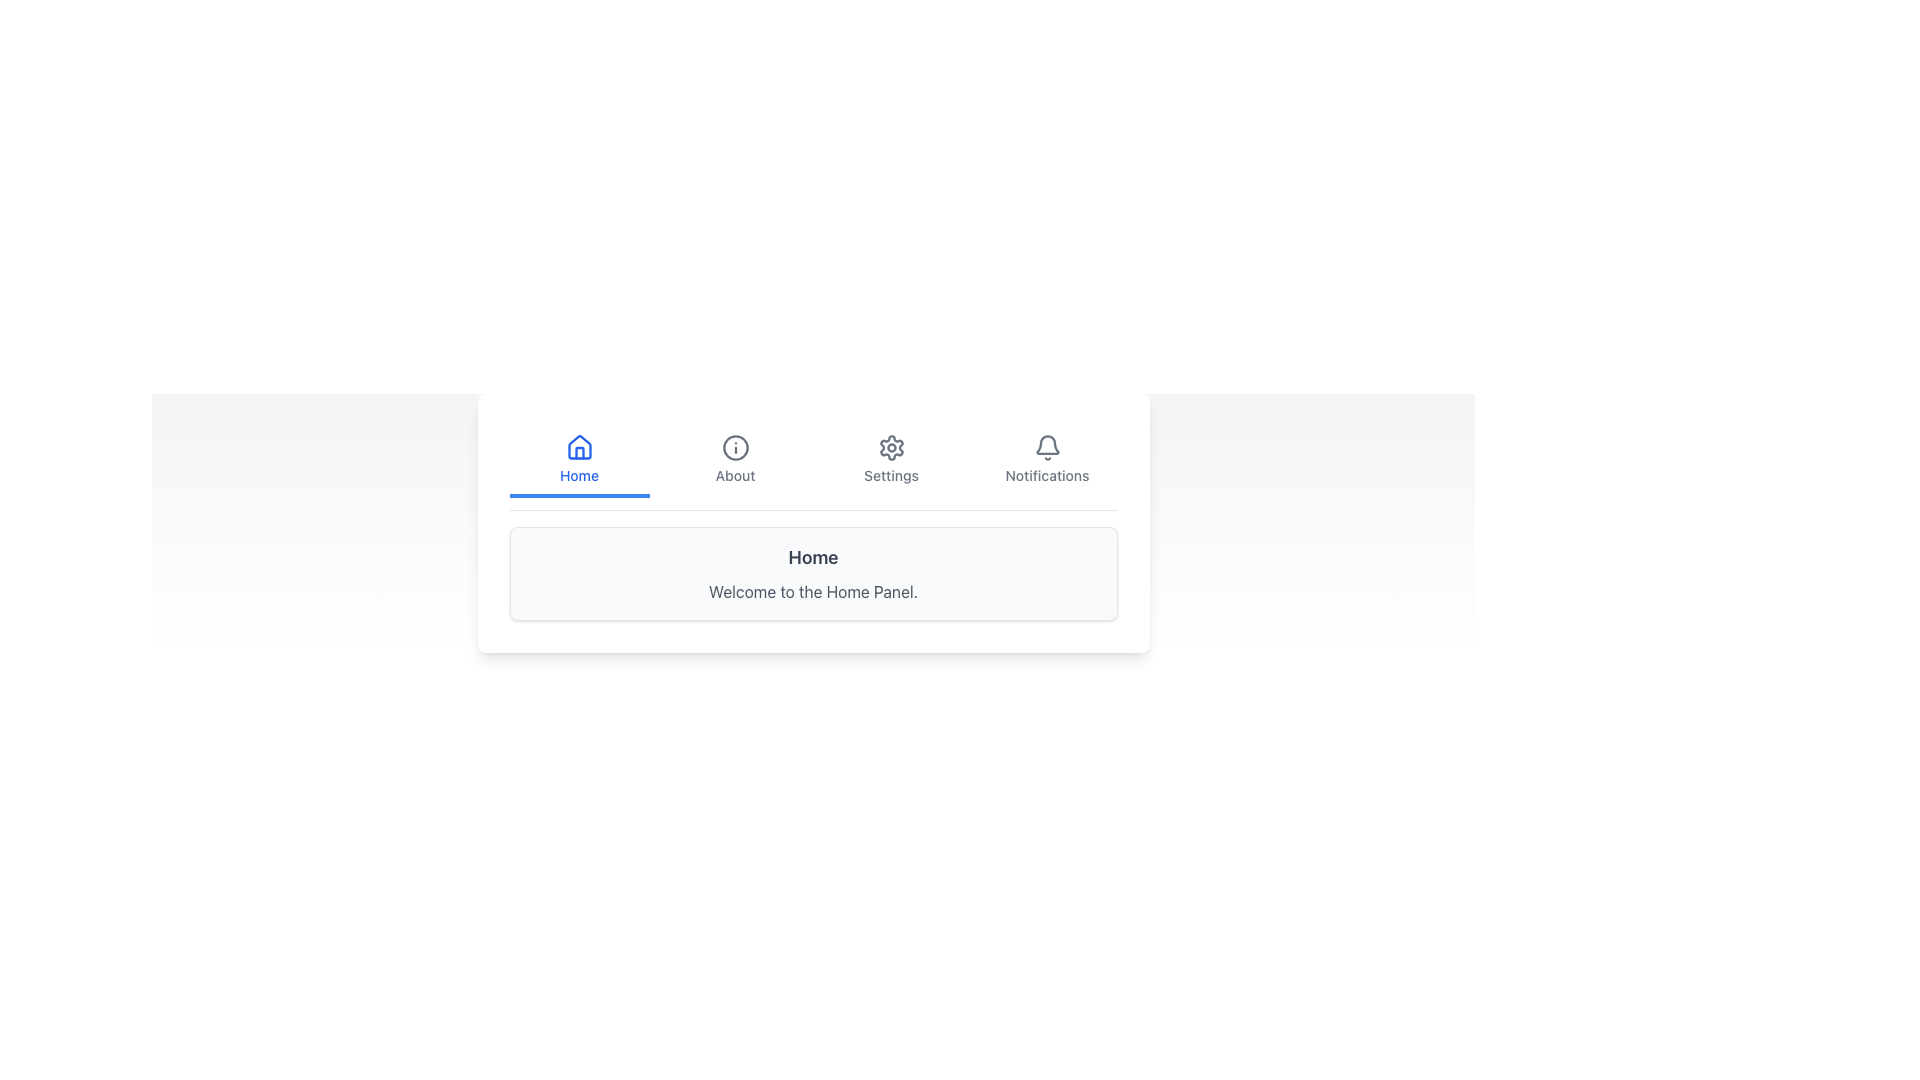  Describe the element at coordinates (734, 475) in the screenshot. I see `text label indicating the section's purpose as 'About', located directly below the informational icon` at that location.